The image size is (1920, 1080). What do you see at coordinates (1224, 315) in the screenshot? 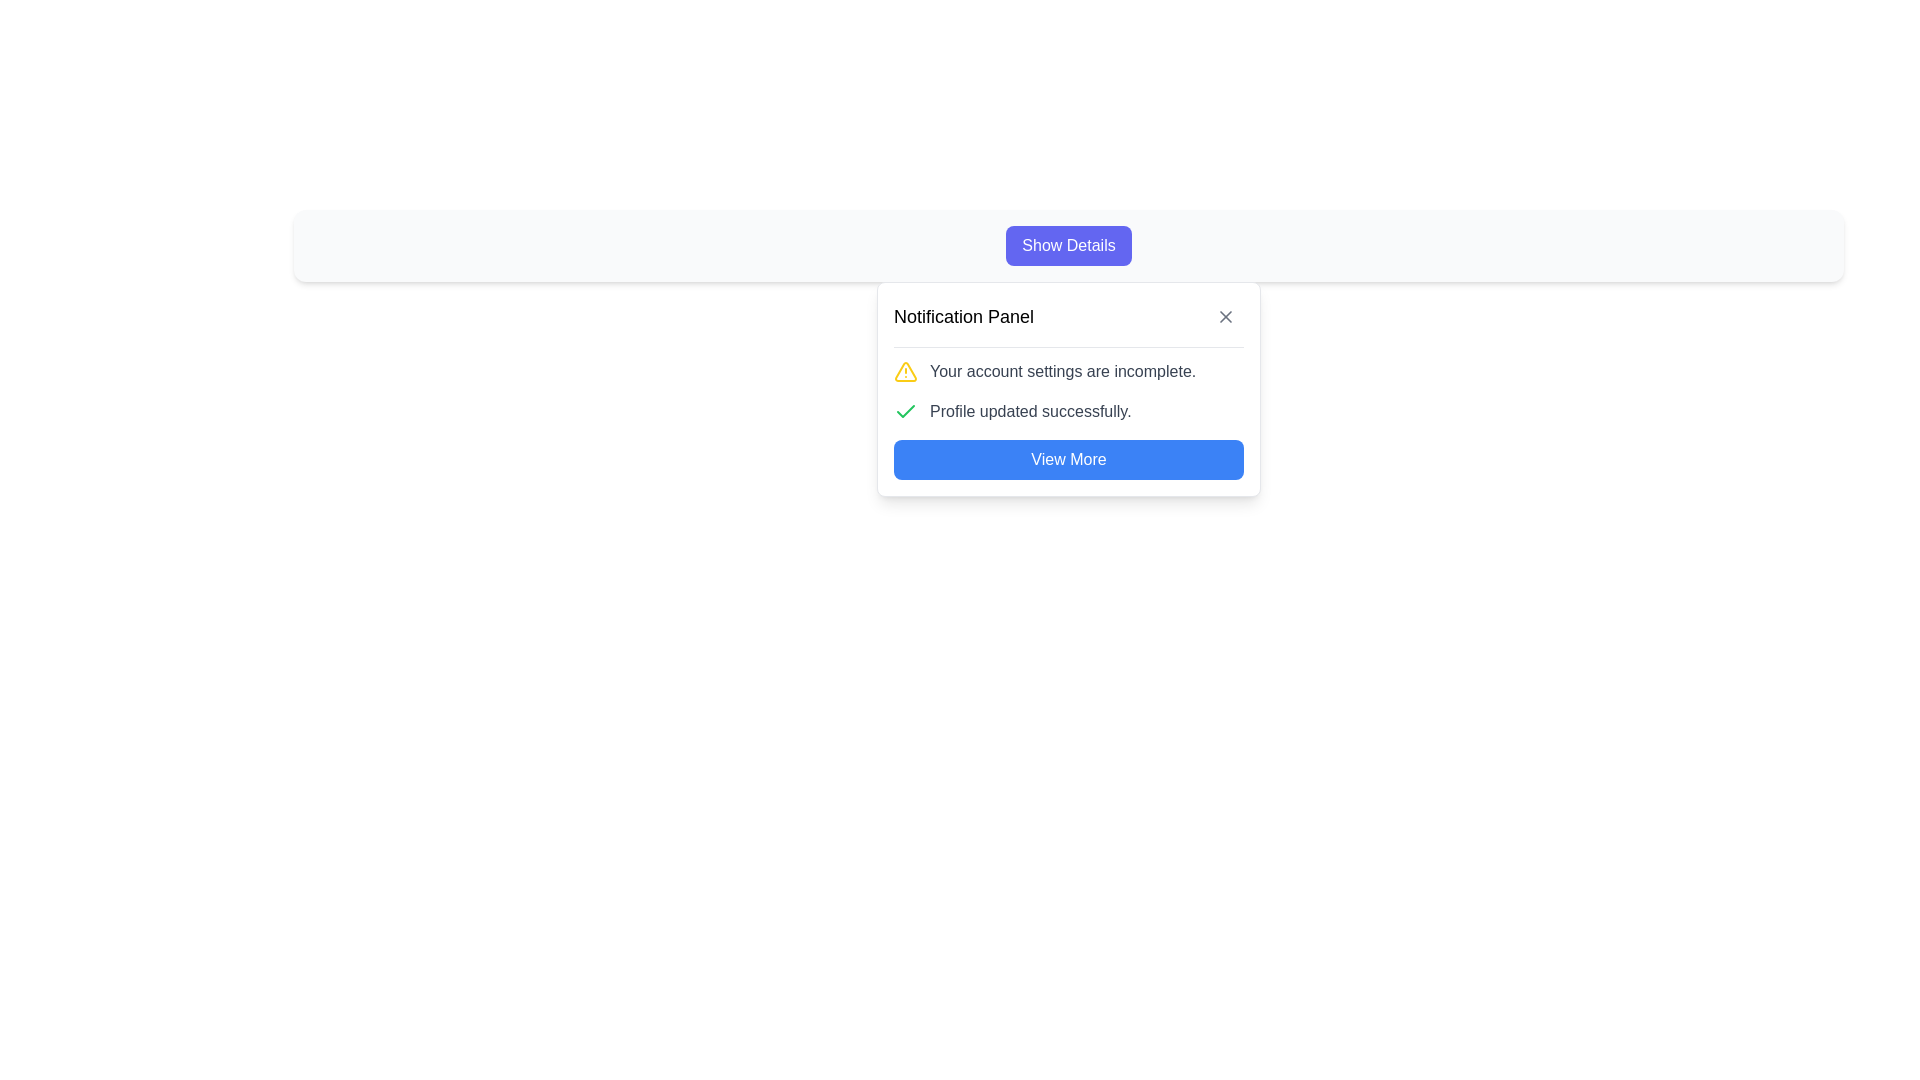
I see `the small gray button with an 'X' icon located at the top-right corner of the notification panel header` at bounding box center [1224, 315].